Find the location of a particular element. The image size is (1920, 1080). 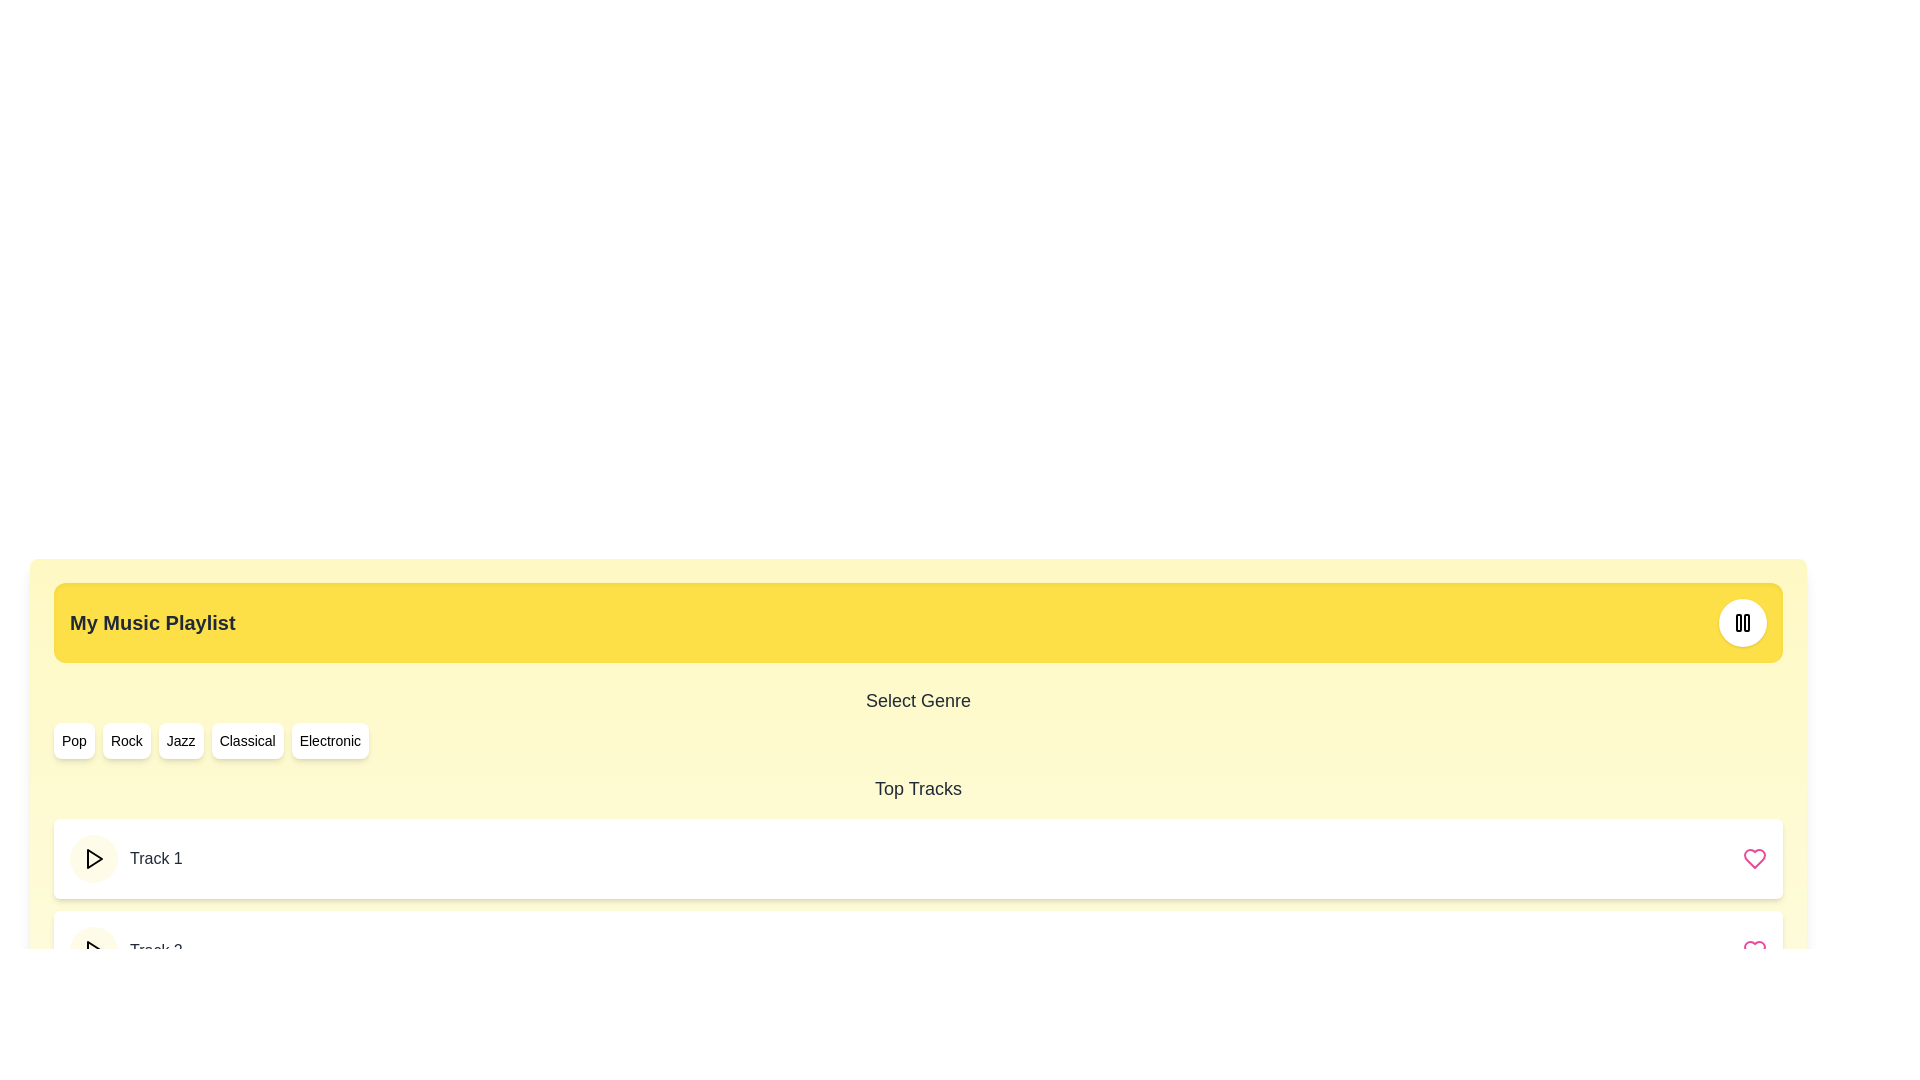

the 'Classical' button, which is a rectangular button with rounded corners, white background, and the text 'Classical' in bold black font, located under the 'Select Genre' heading in the 'My Music Playlist' section is located at coordinates (246, 740).